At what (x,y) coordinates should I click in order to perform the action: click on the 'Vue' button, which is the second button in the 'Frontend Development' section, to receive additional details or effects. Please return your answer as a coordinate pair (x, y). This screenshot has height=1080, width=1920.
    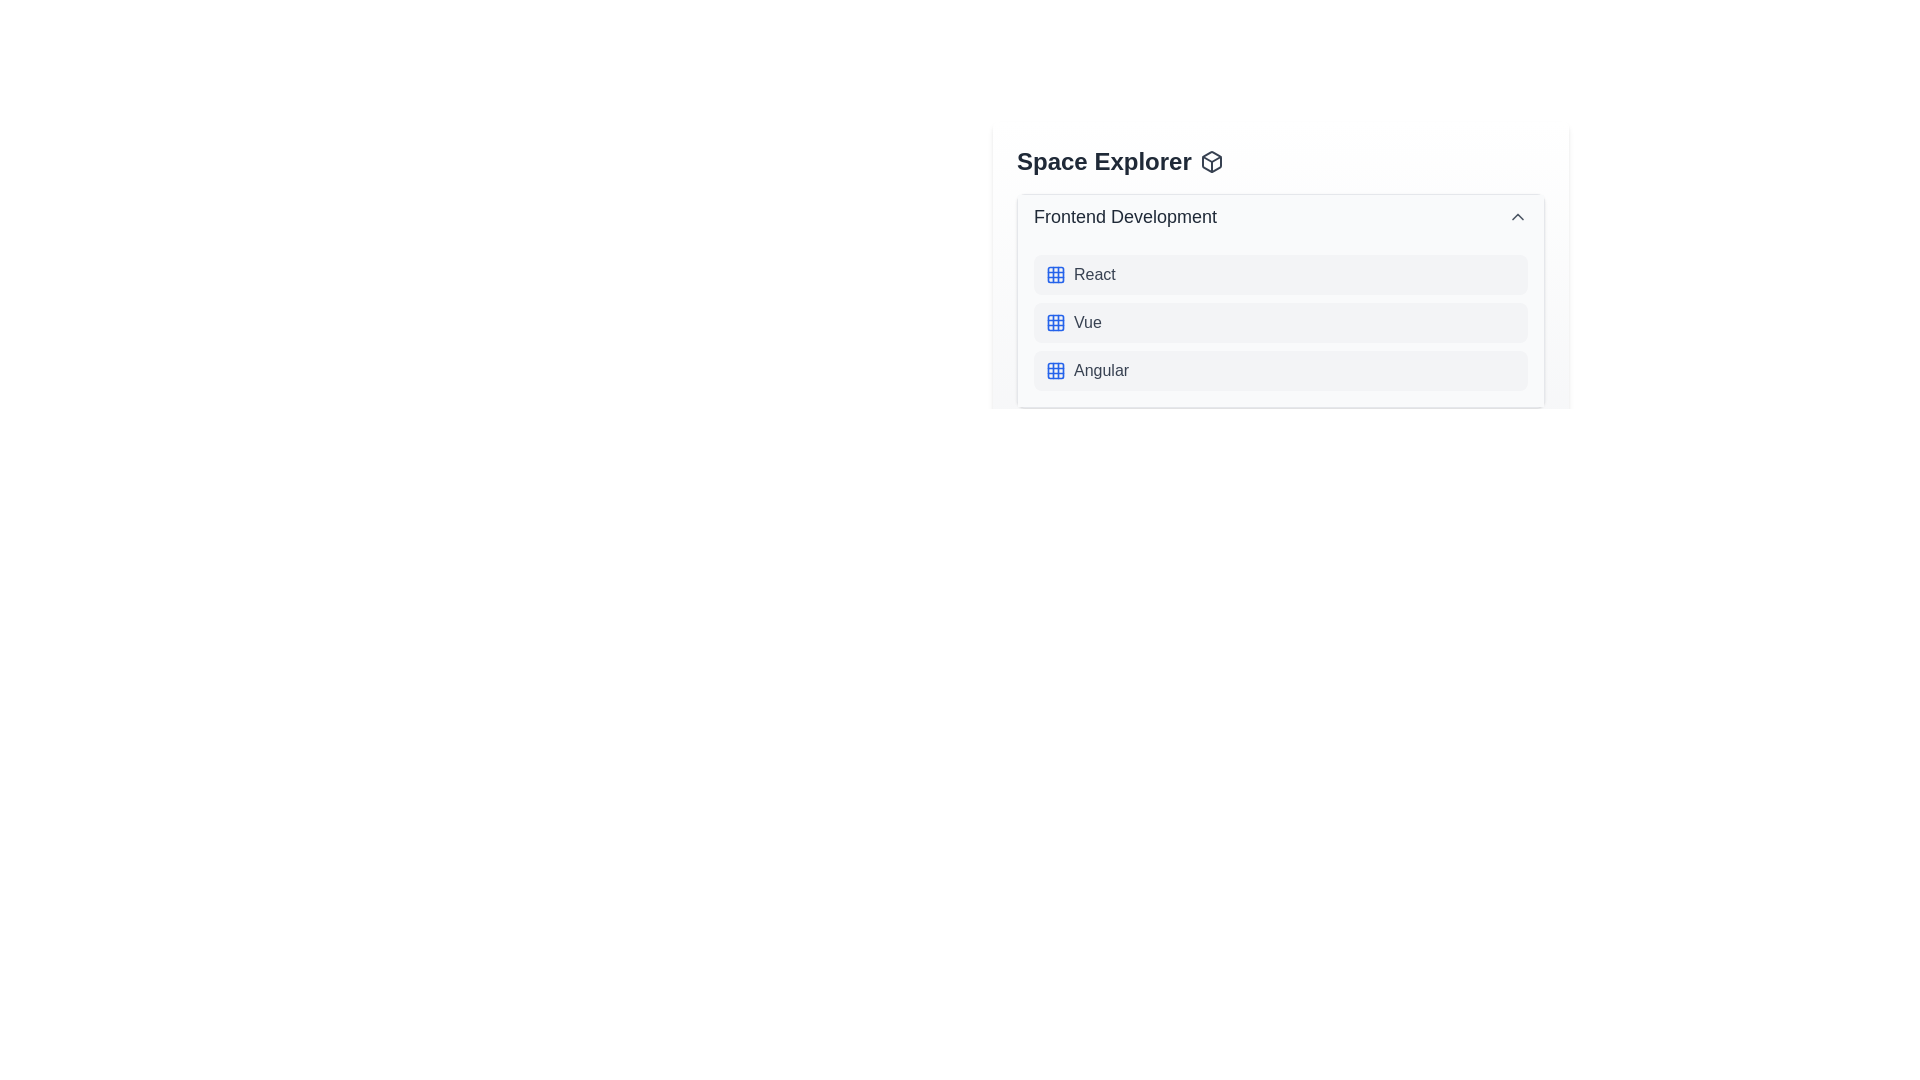
    Looking at the image, I should click on (1281, 322).